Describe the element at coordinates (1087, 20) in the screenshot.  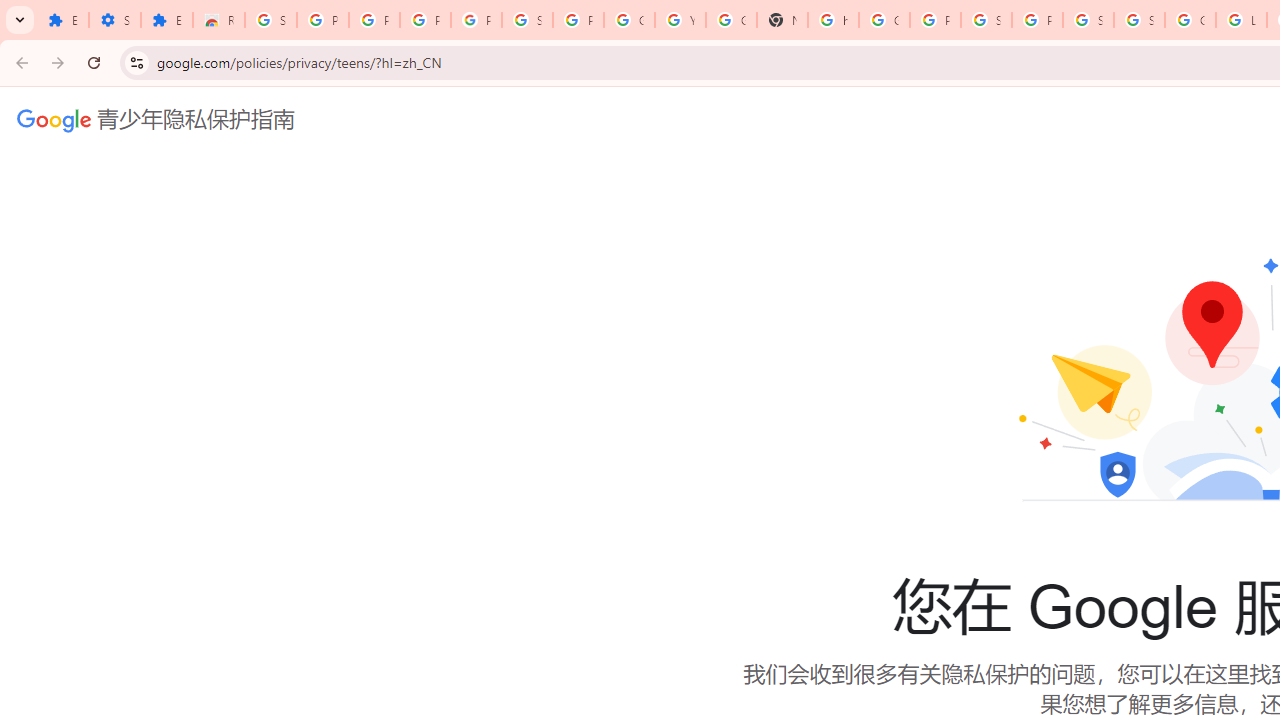
I see `'Sign in - Google Accounts'` at that location.